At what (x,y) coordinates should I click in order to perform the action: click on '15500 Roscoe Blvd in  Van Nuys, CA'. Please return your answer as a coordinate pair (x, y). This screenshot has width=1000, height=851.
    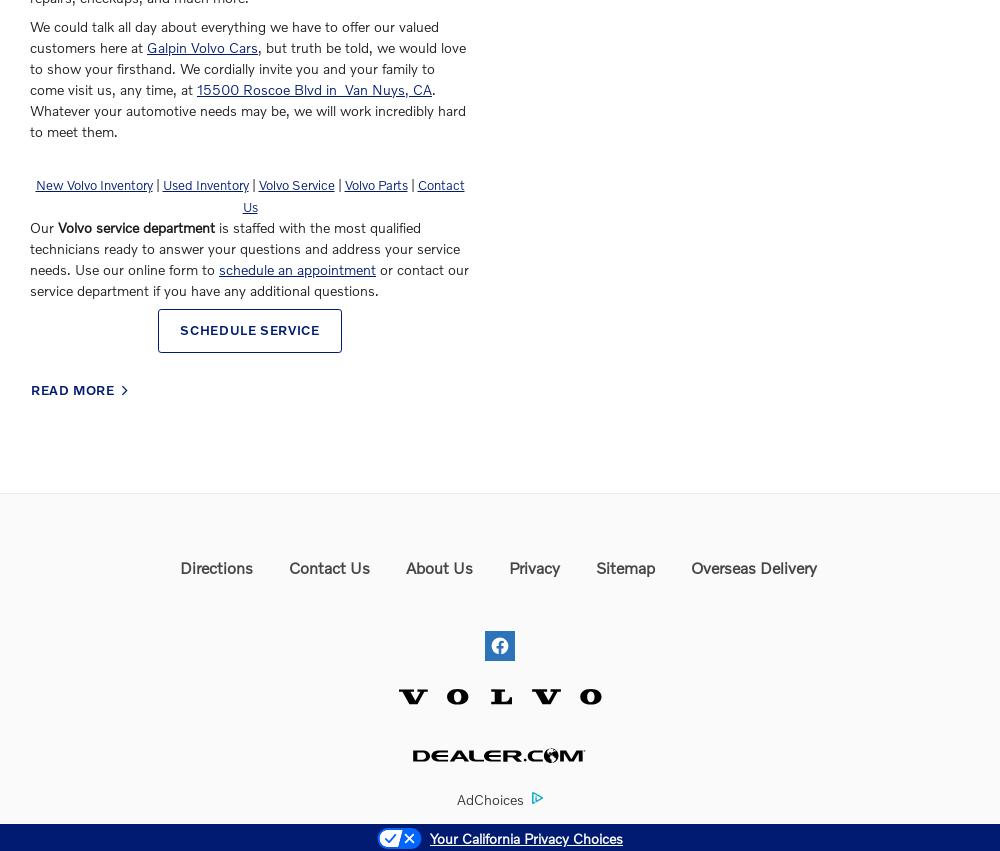
    Looking at the image, I should click on (313, 88).